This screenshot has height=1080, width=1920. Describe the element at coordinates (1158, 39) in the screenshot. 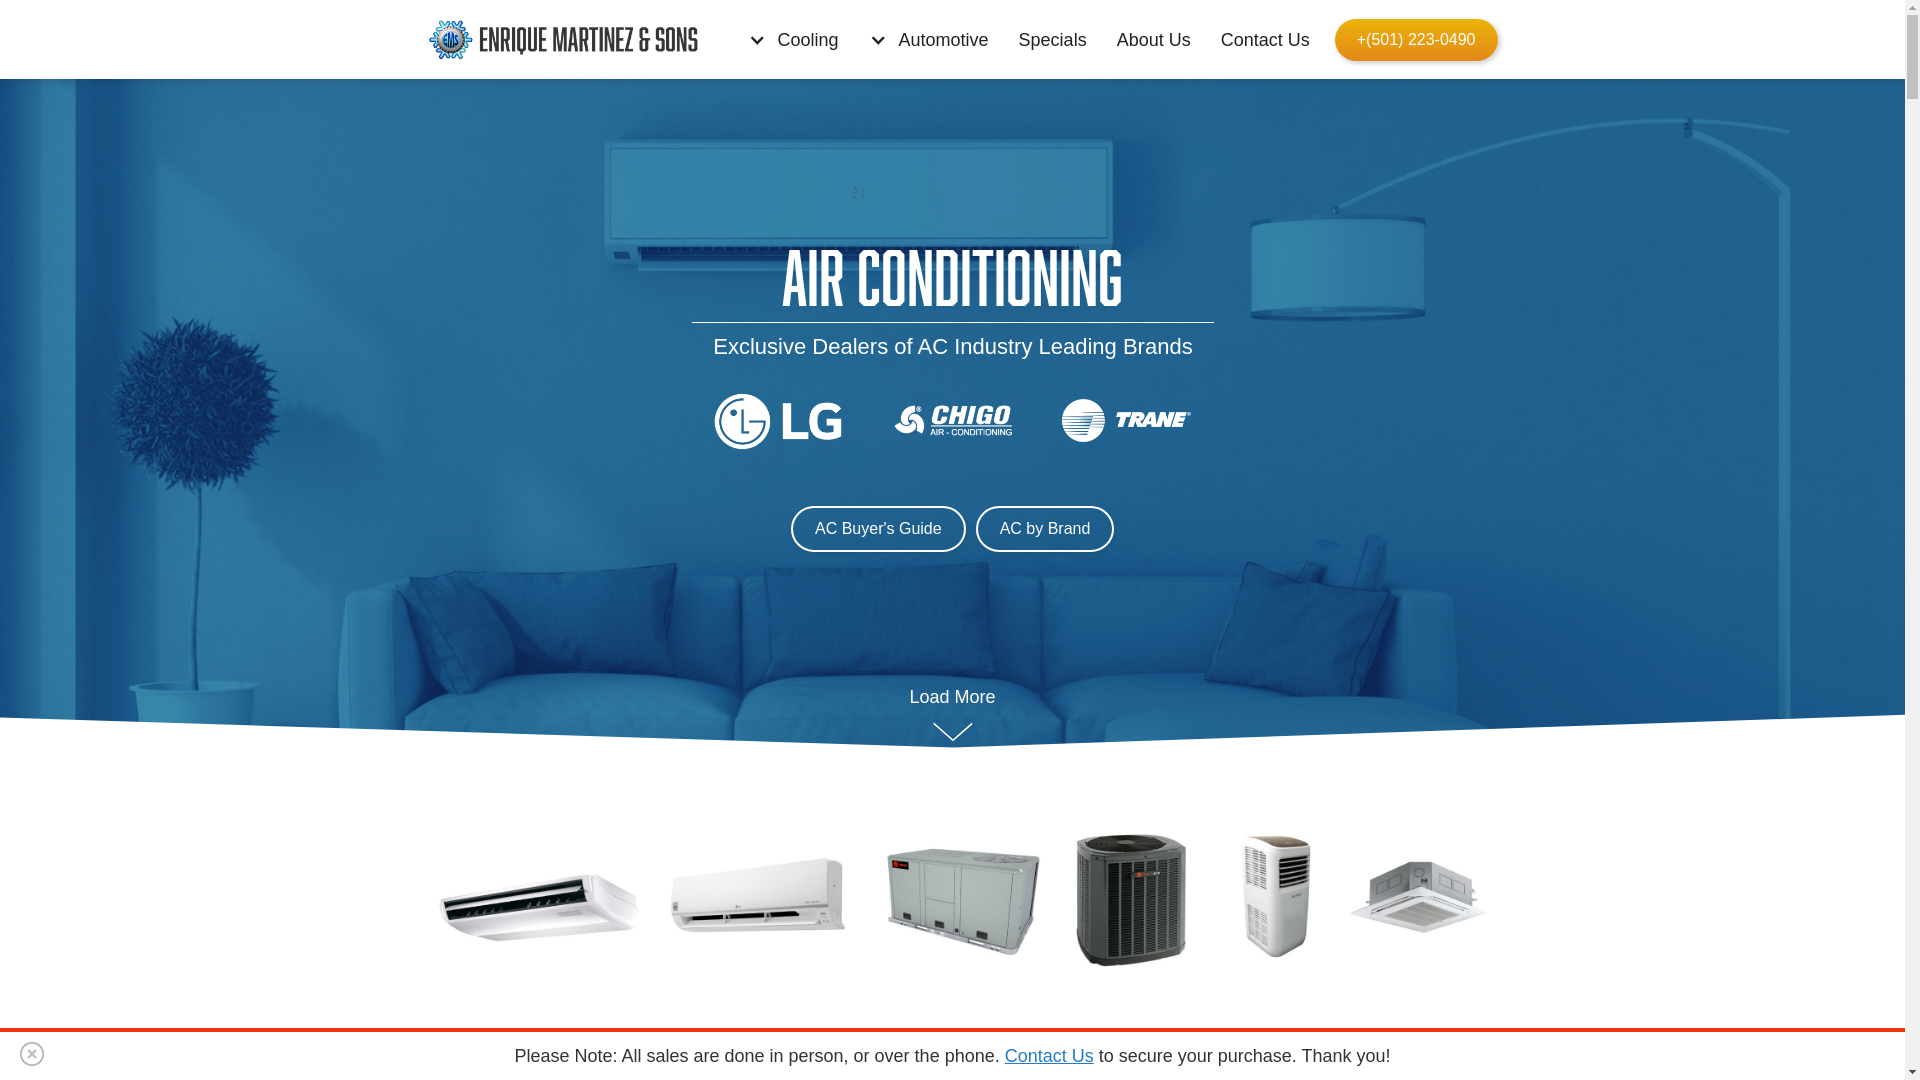

I see `'About Us'` at that location.